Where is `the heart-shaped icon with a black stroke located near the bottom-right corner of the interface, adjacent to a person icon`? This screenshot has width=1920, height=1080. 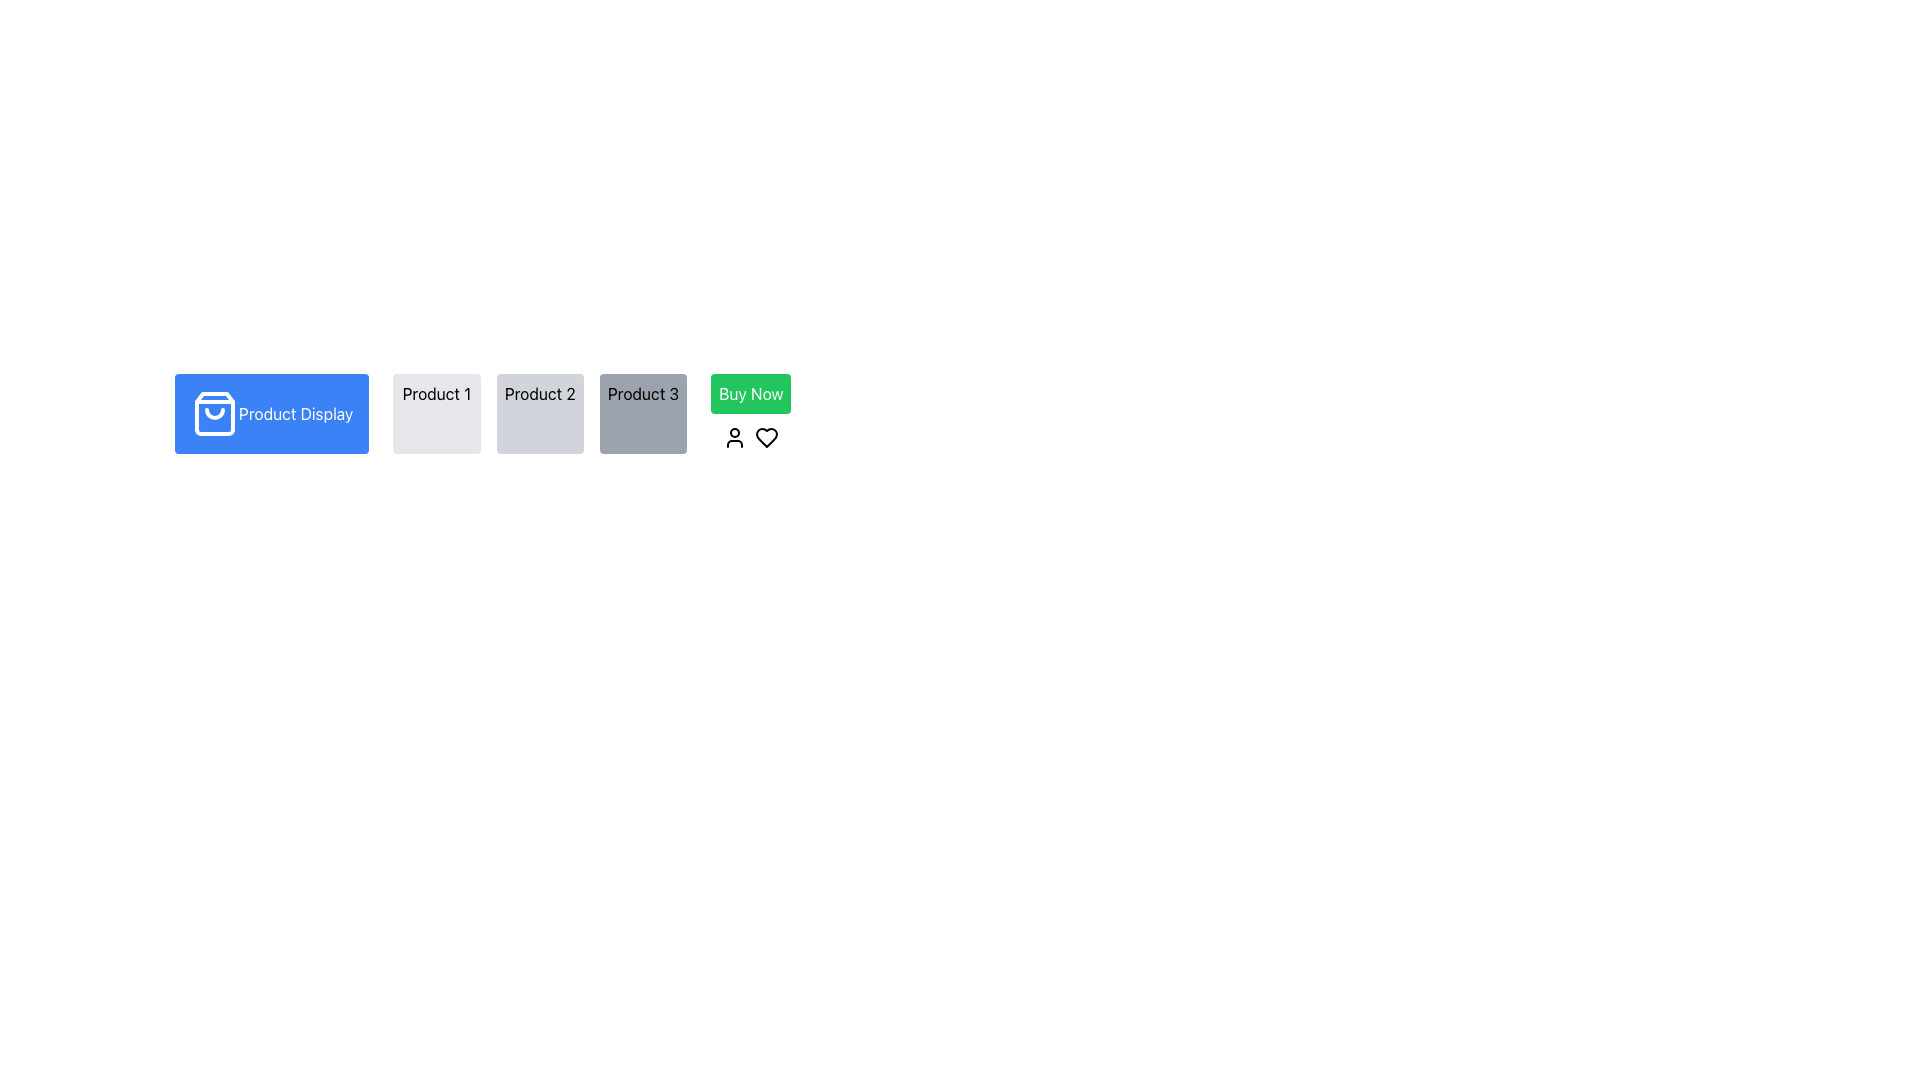 the heart-shaped icon with a black stroke located near the bottom-right corner of the interface, adjacent to a person icon is located at coordinates (766, 437).